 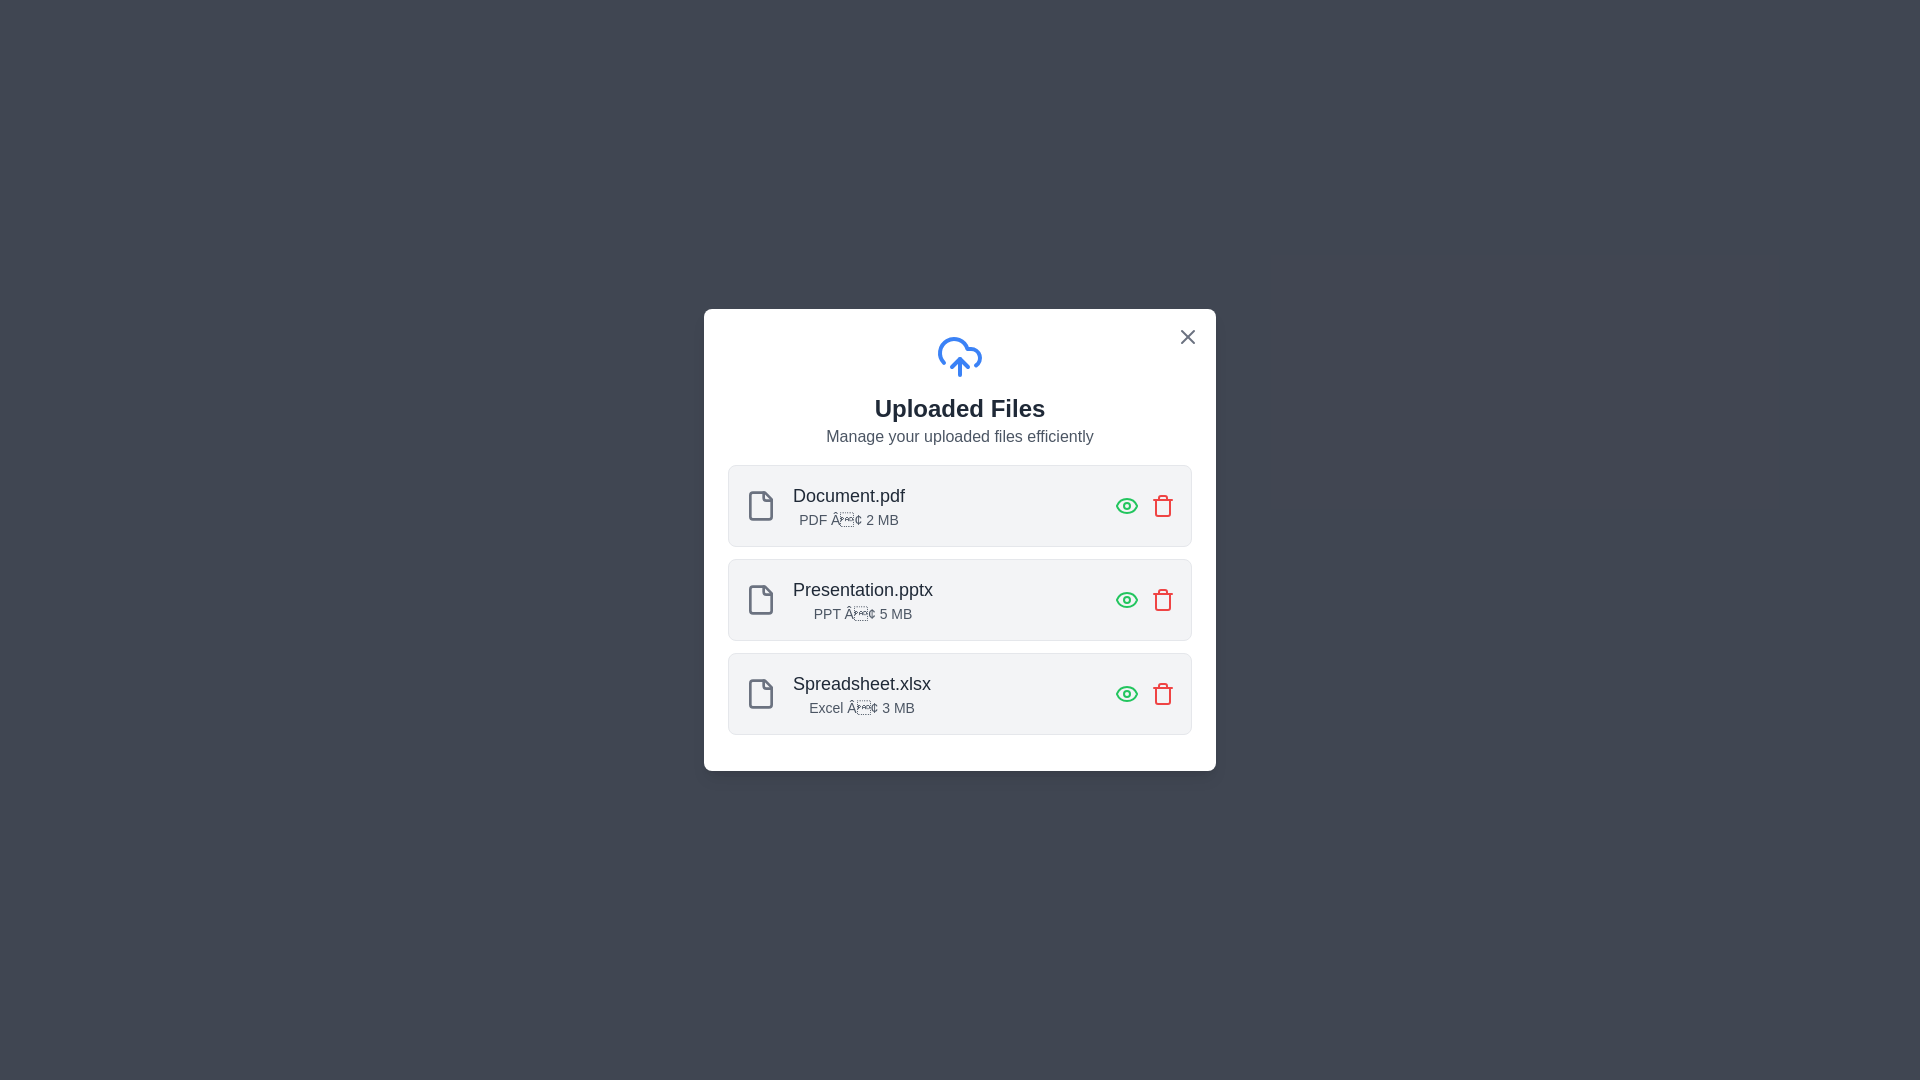 What do you see at coordinates (862, 682) in the screenshot?
I see `the text label in the third row of the list that identifies the file name, which is positioned above the additional details text 'Excel • 3 MB' and adjacent to a file-type icon` at bounding box center [862, 682].